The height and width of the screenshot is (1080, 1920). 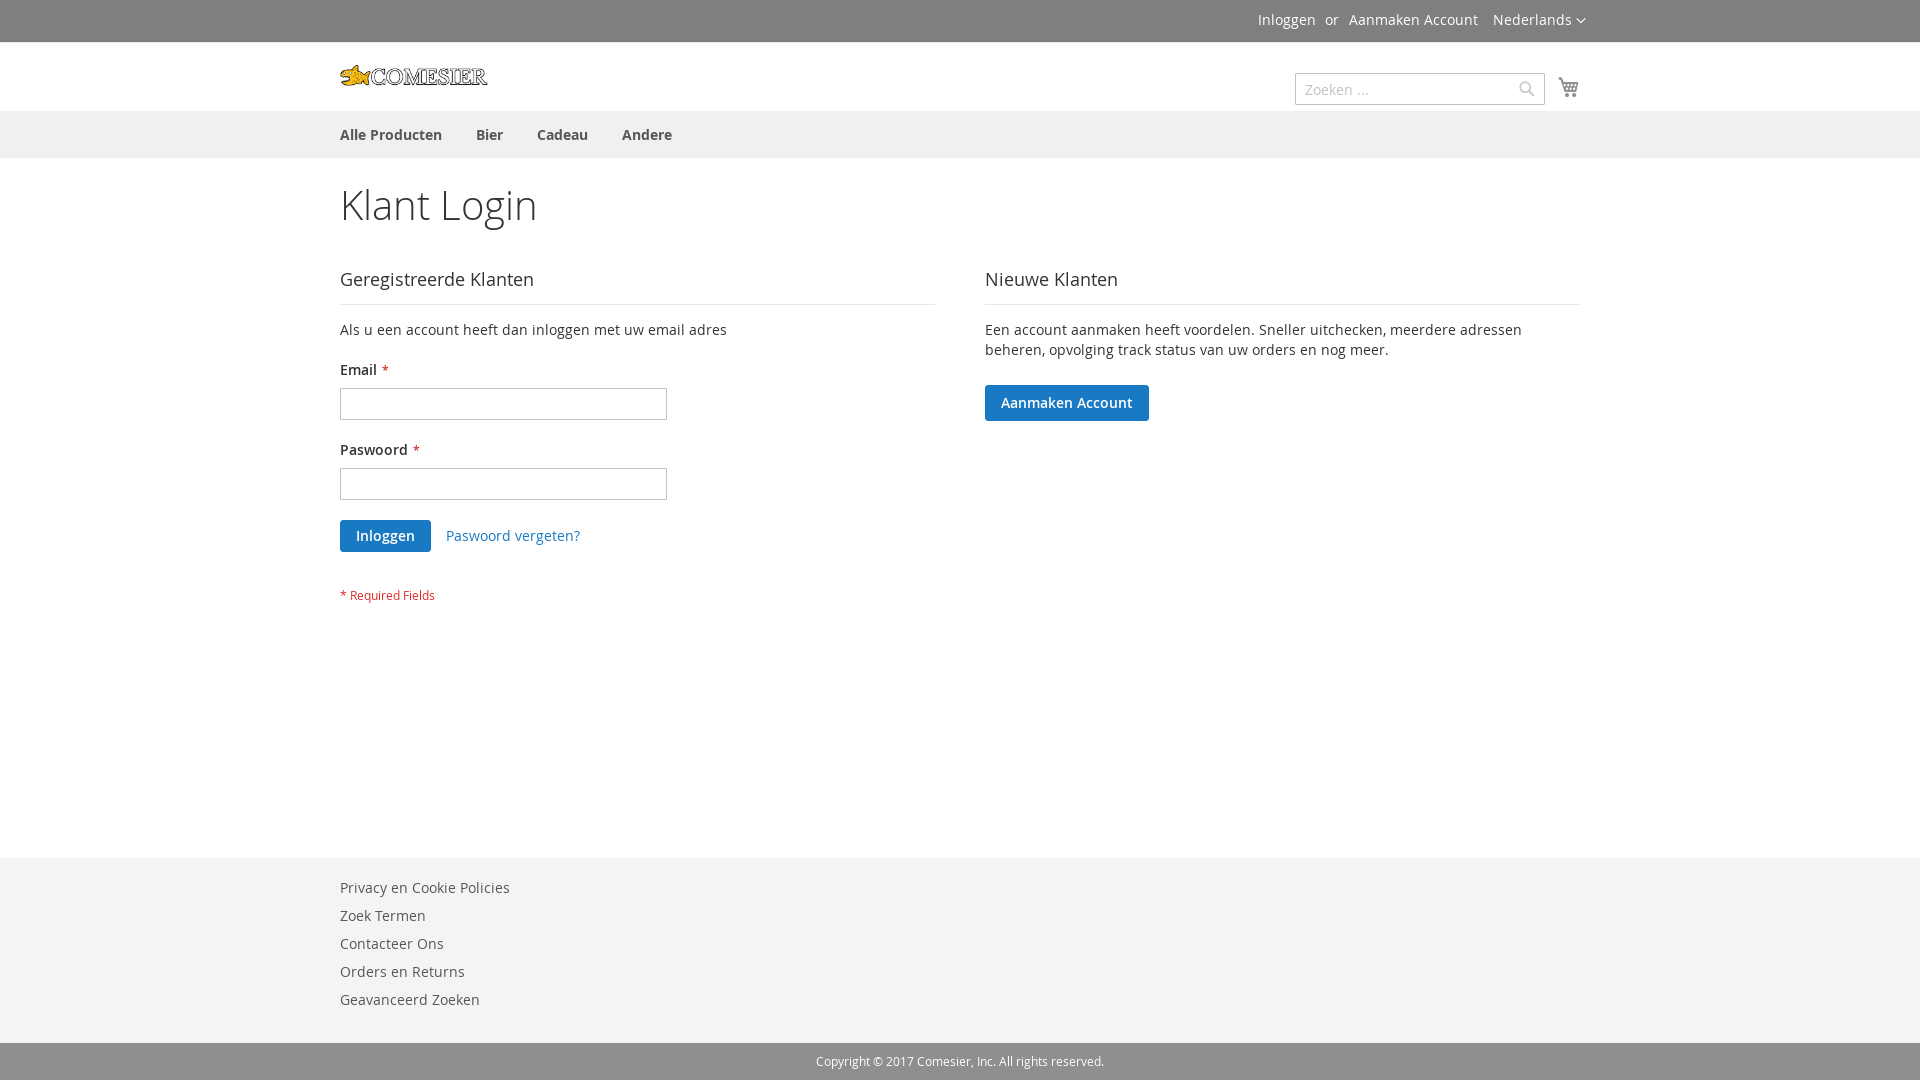 I want to click on 'Hop & Honey', so click(x=412, y=74).